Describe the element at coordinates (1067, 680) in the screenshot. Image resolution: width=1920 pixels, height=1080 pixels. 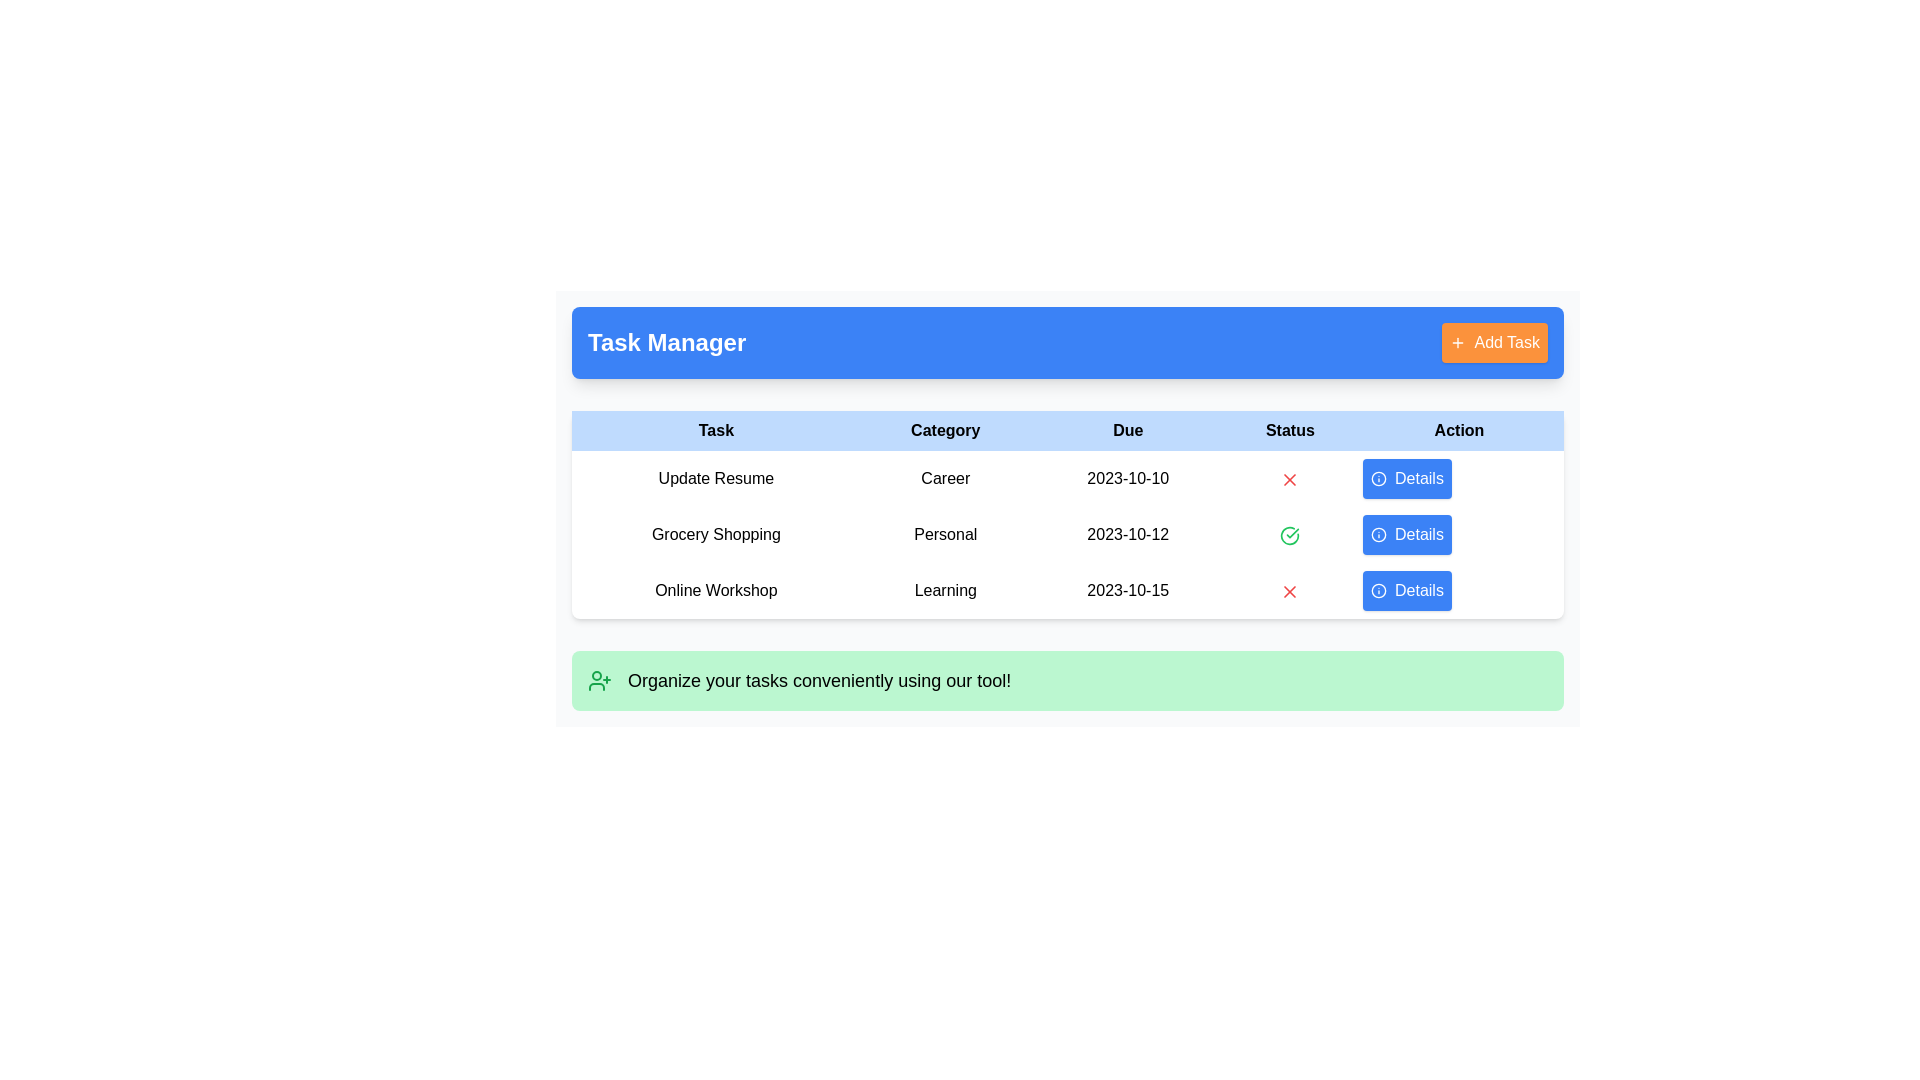
I see `the informational banner that provides guidance or encouragement to users about the task organizer, located below the 'Online Workshop Learning Details' row` at that location.